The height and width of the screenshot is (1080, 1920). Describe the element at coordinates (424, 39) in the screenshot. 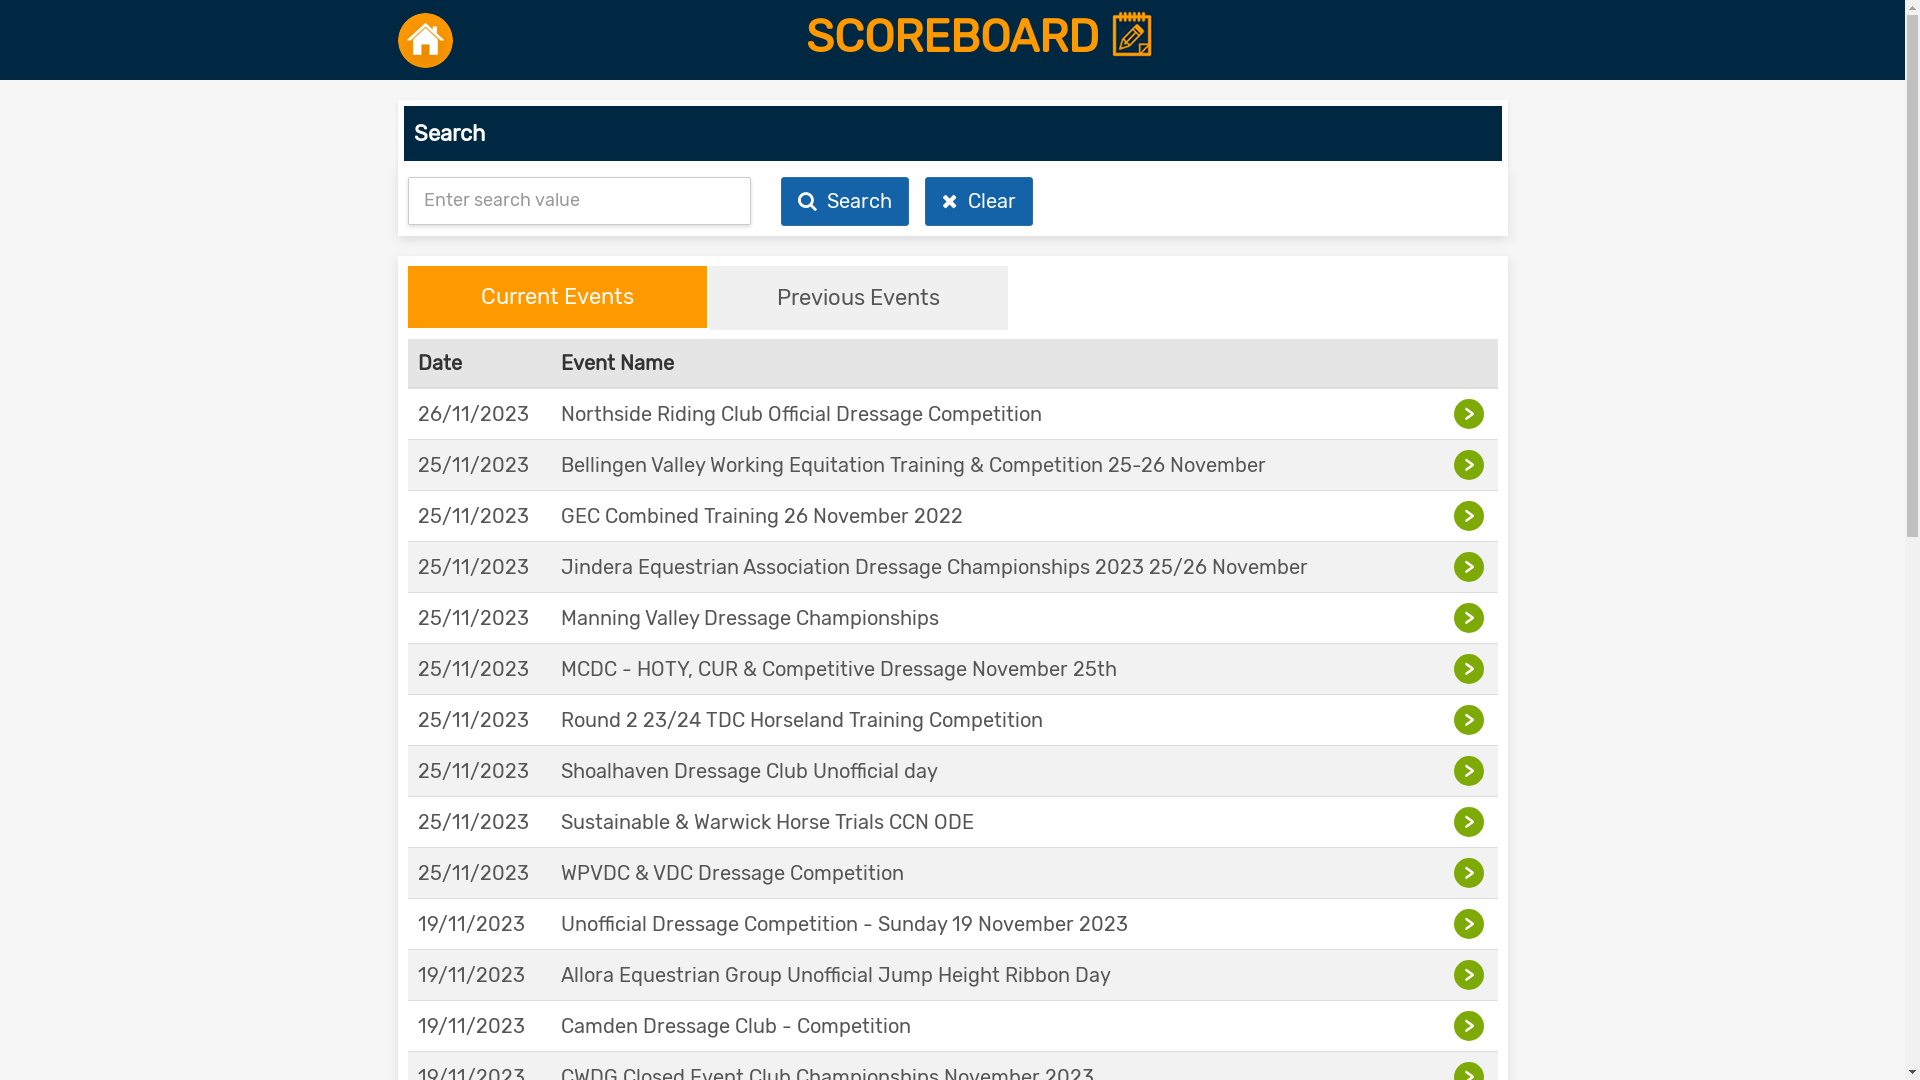

I see `'Back to Home'` at that location.